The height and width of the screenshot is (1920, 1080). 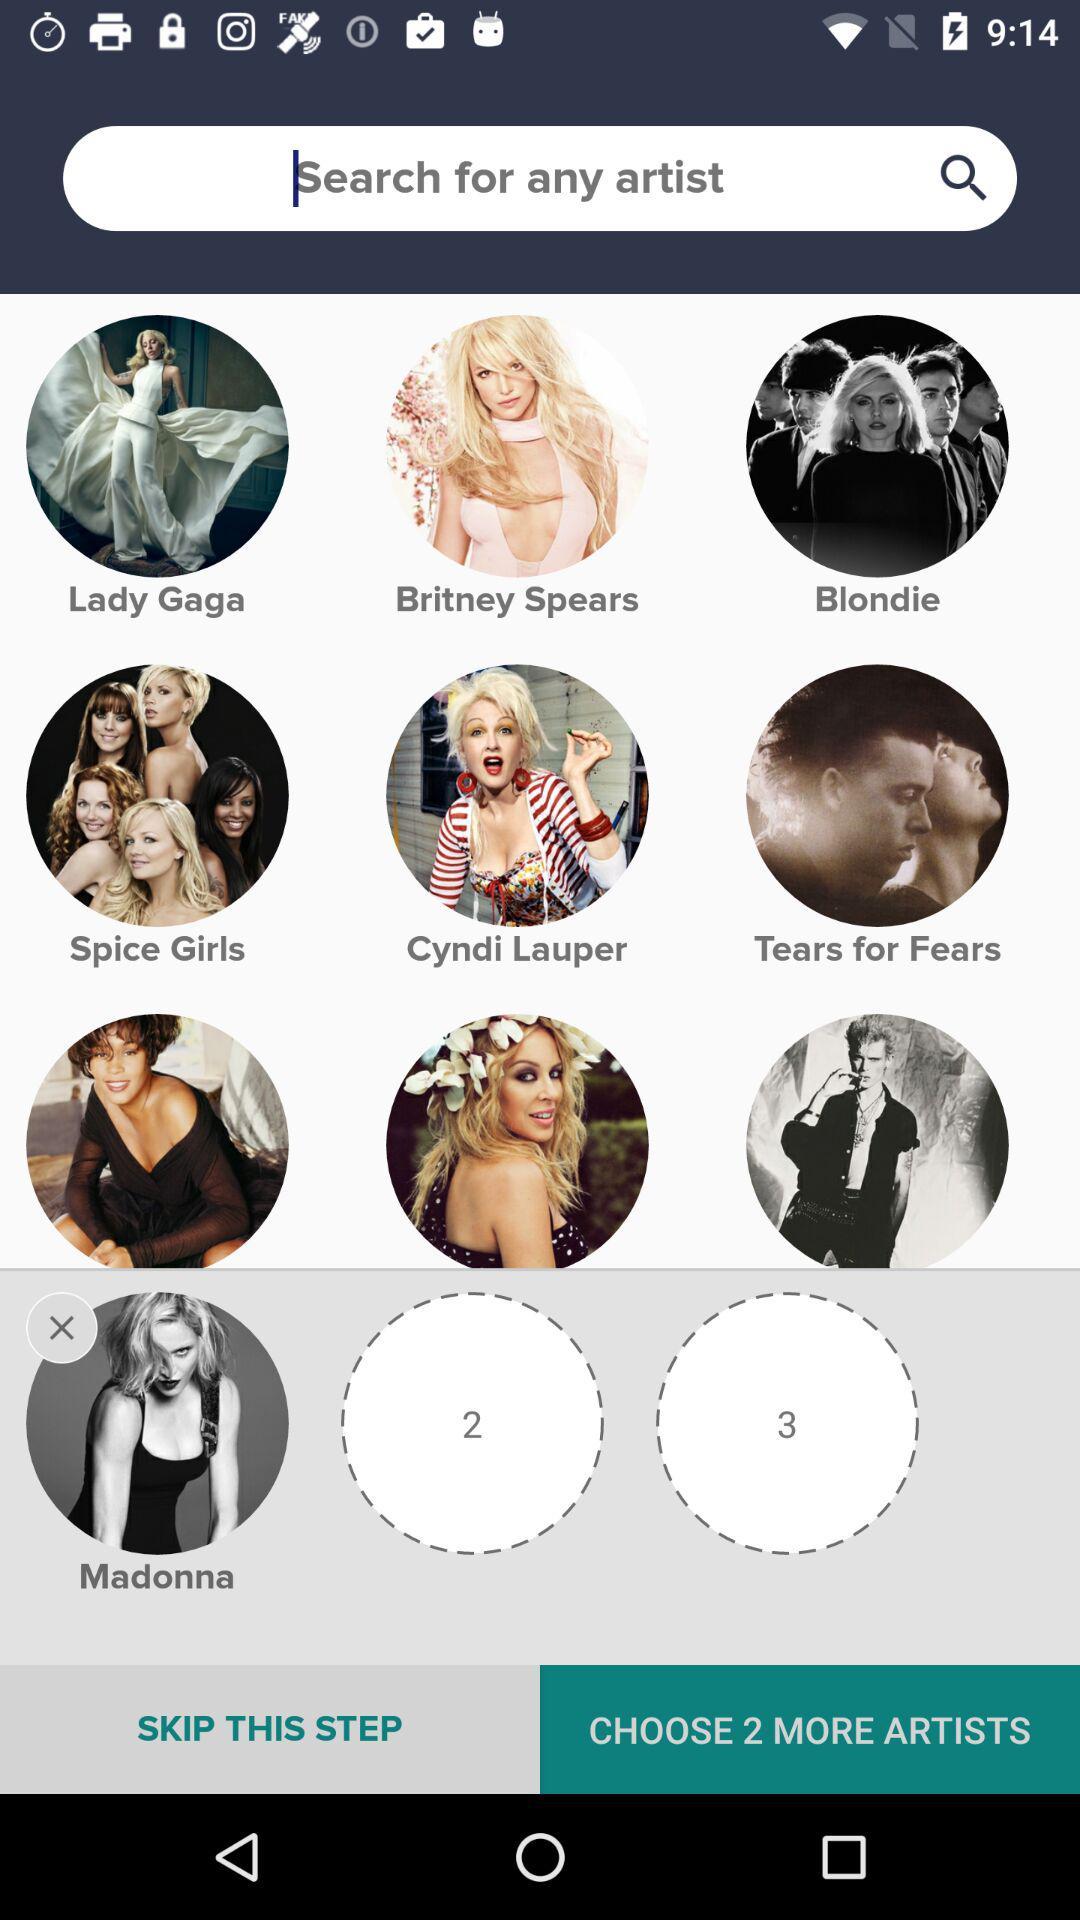 What do you see at coordinates (270, 1728) in the screenshot?
I see `the icon next to choose 2 more icon` at bounding box center [270, 1728].